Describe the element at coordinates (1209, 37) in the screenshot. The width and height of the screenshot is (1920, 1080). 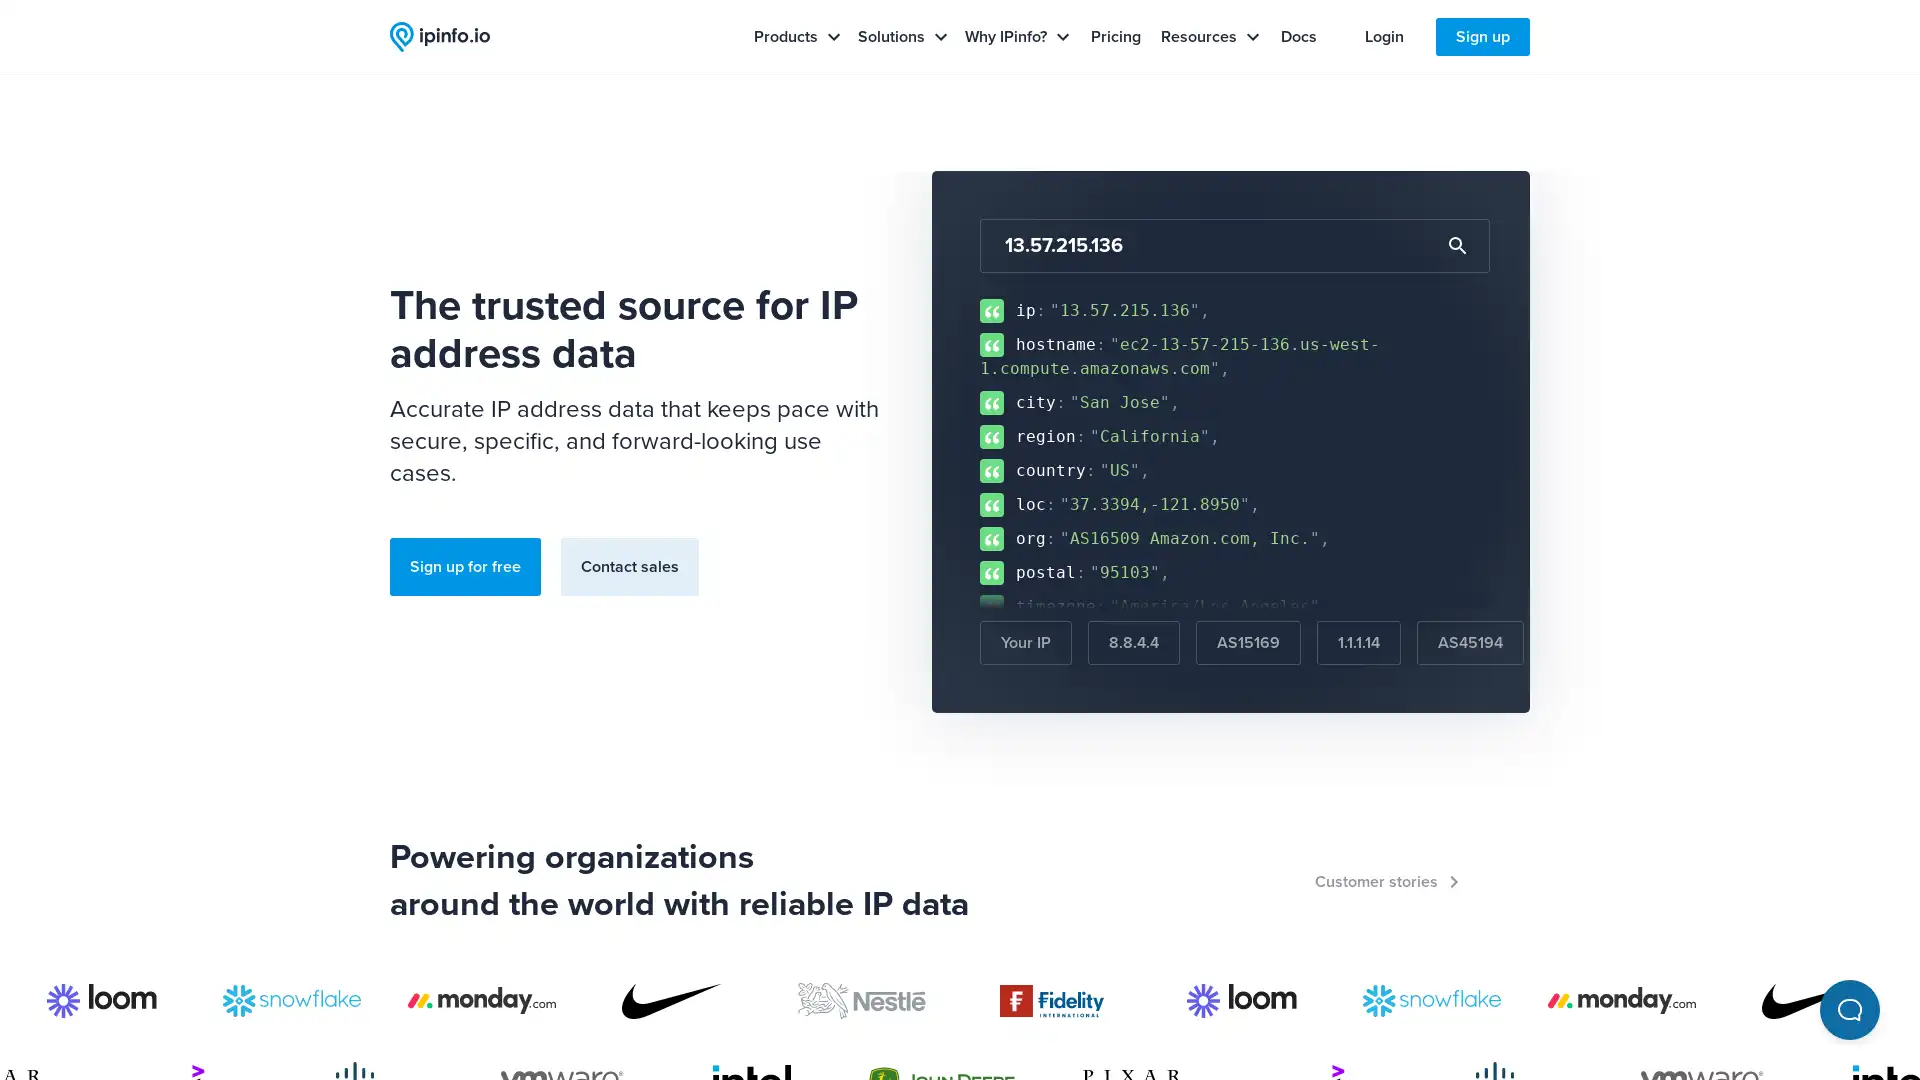
I see `Resources` at that location.